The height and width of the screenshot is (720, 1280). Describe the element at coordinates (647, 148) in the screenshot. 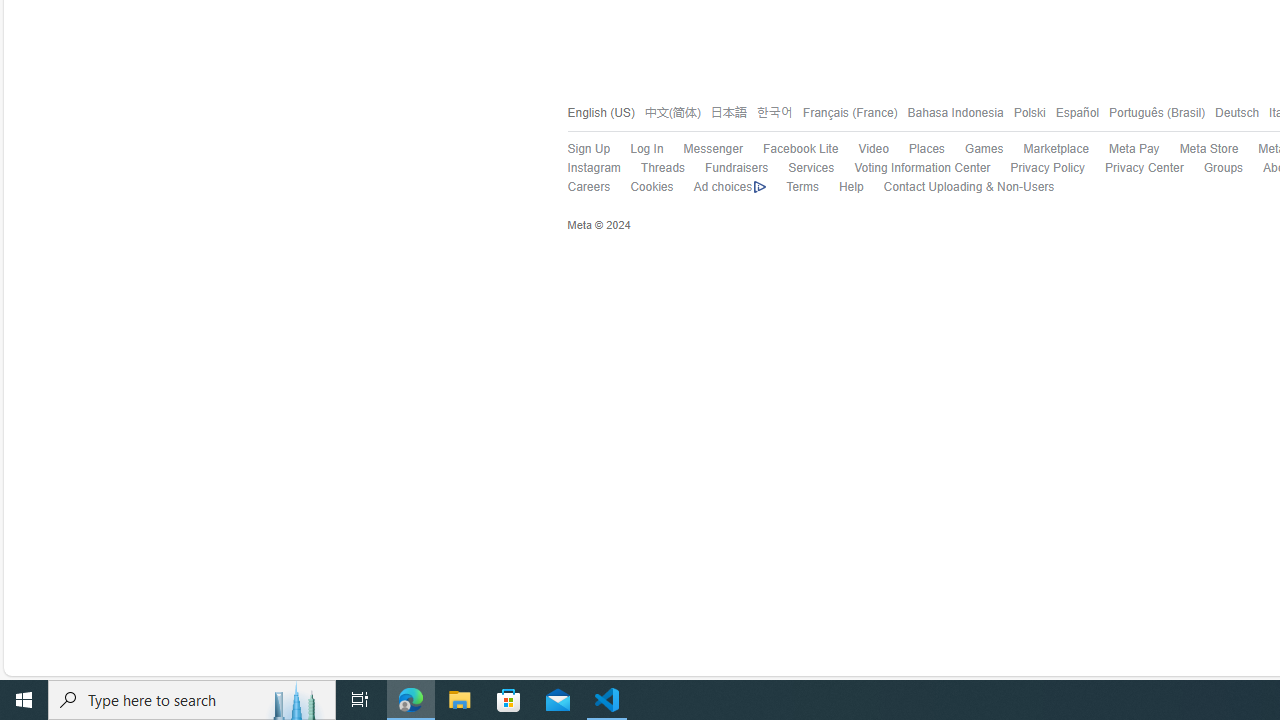

I see `'Log In'` at that location.